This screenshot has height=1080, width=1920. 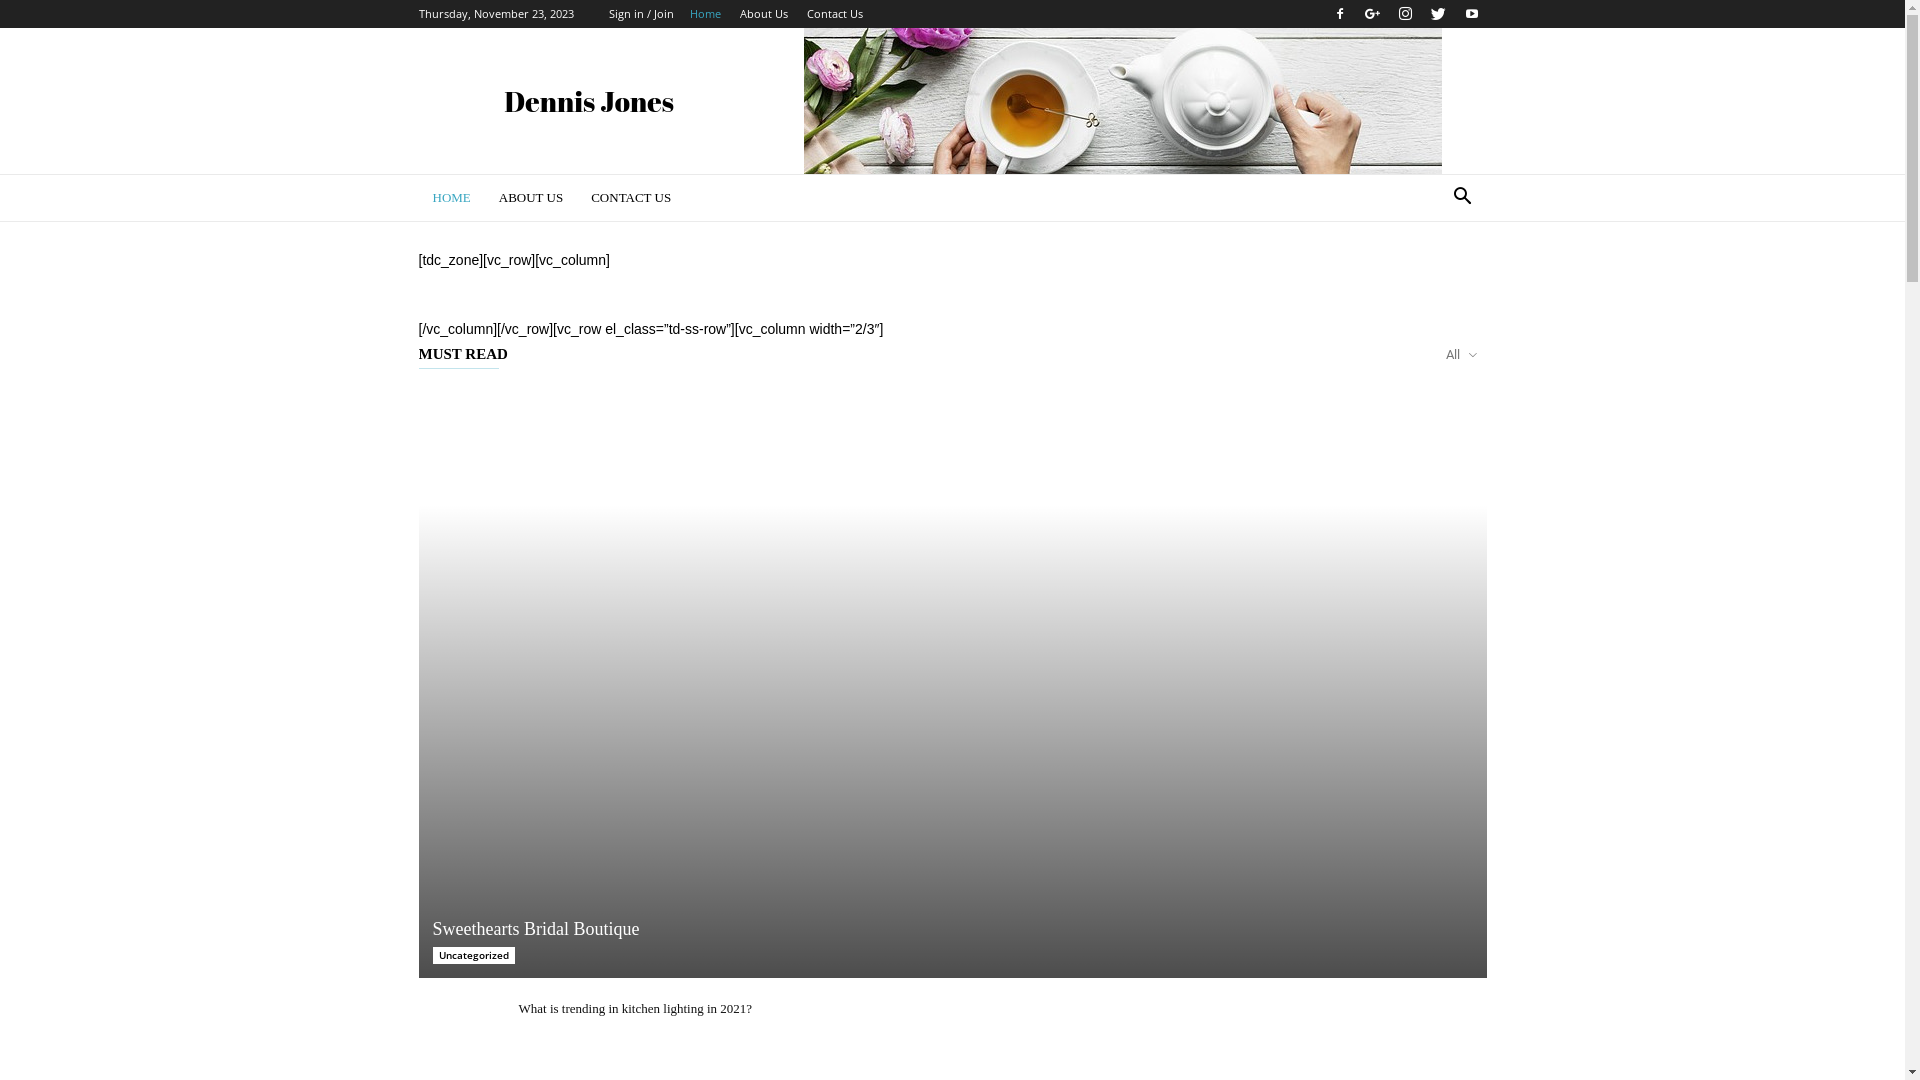 I want to click on 'About Us', so click(x=762, y=13).